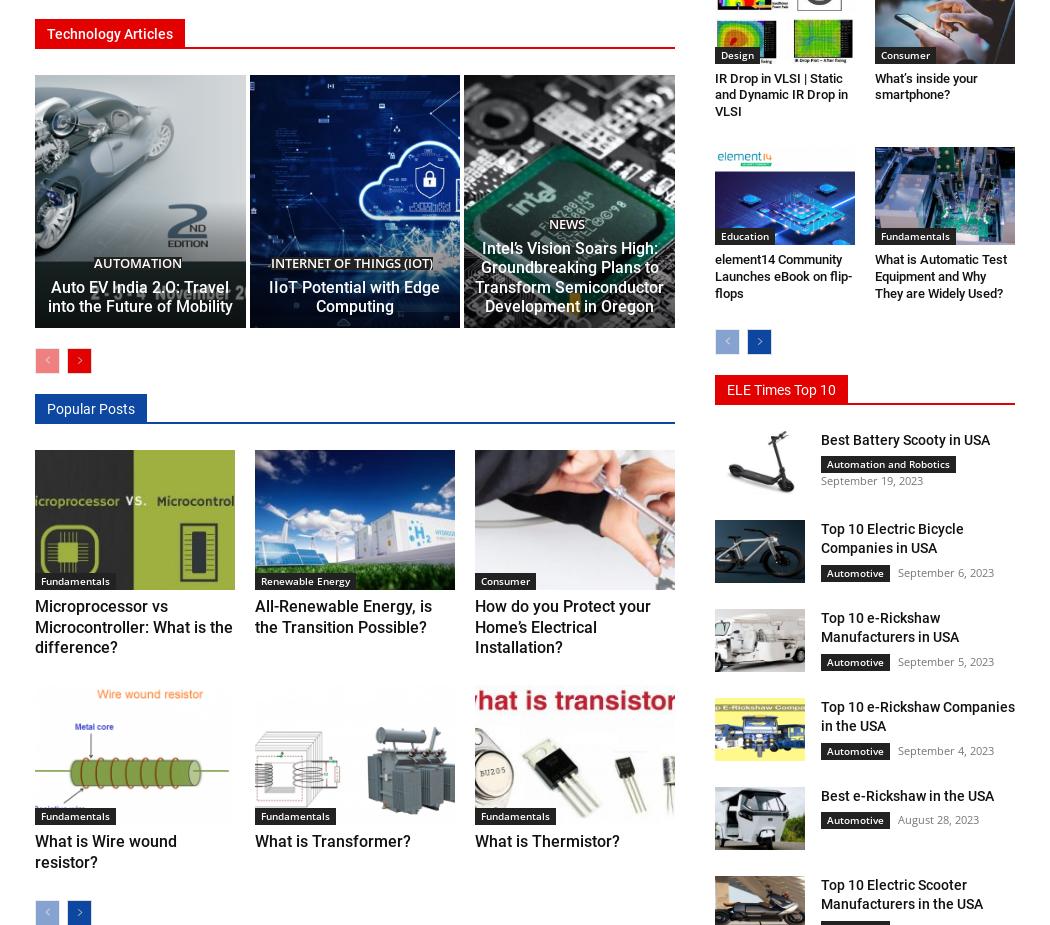  What do you see at coordinates (547, 841) in the screenshot?
I see `'What is Thermistor?'` at bounding box center [547, 841].